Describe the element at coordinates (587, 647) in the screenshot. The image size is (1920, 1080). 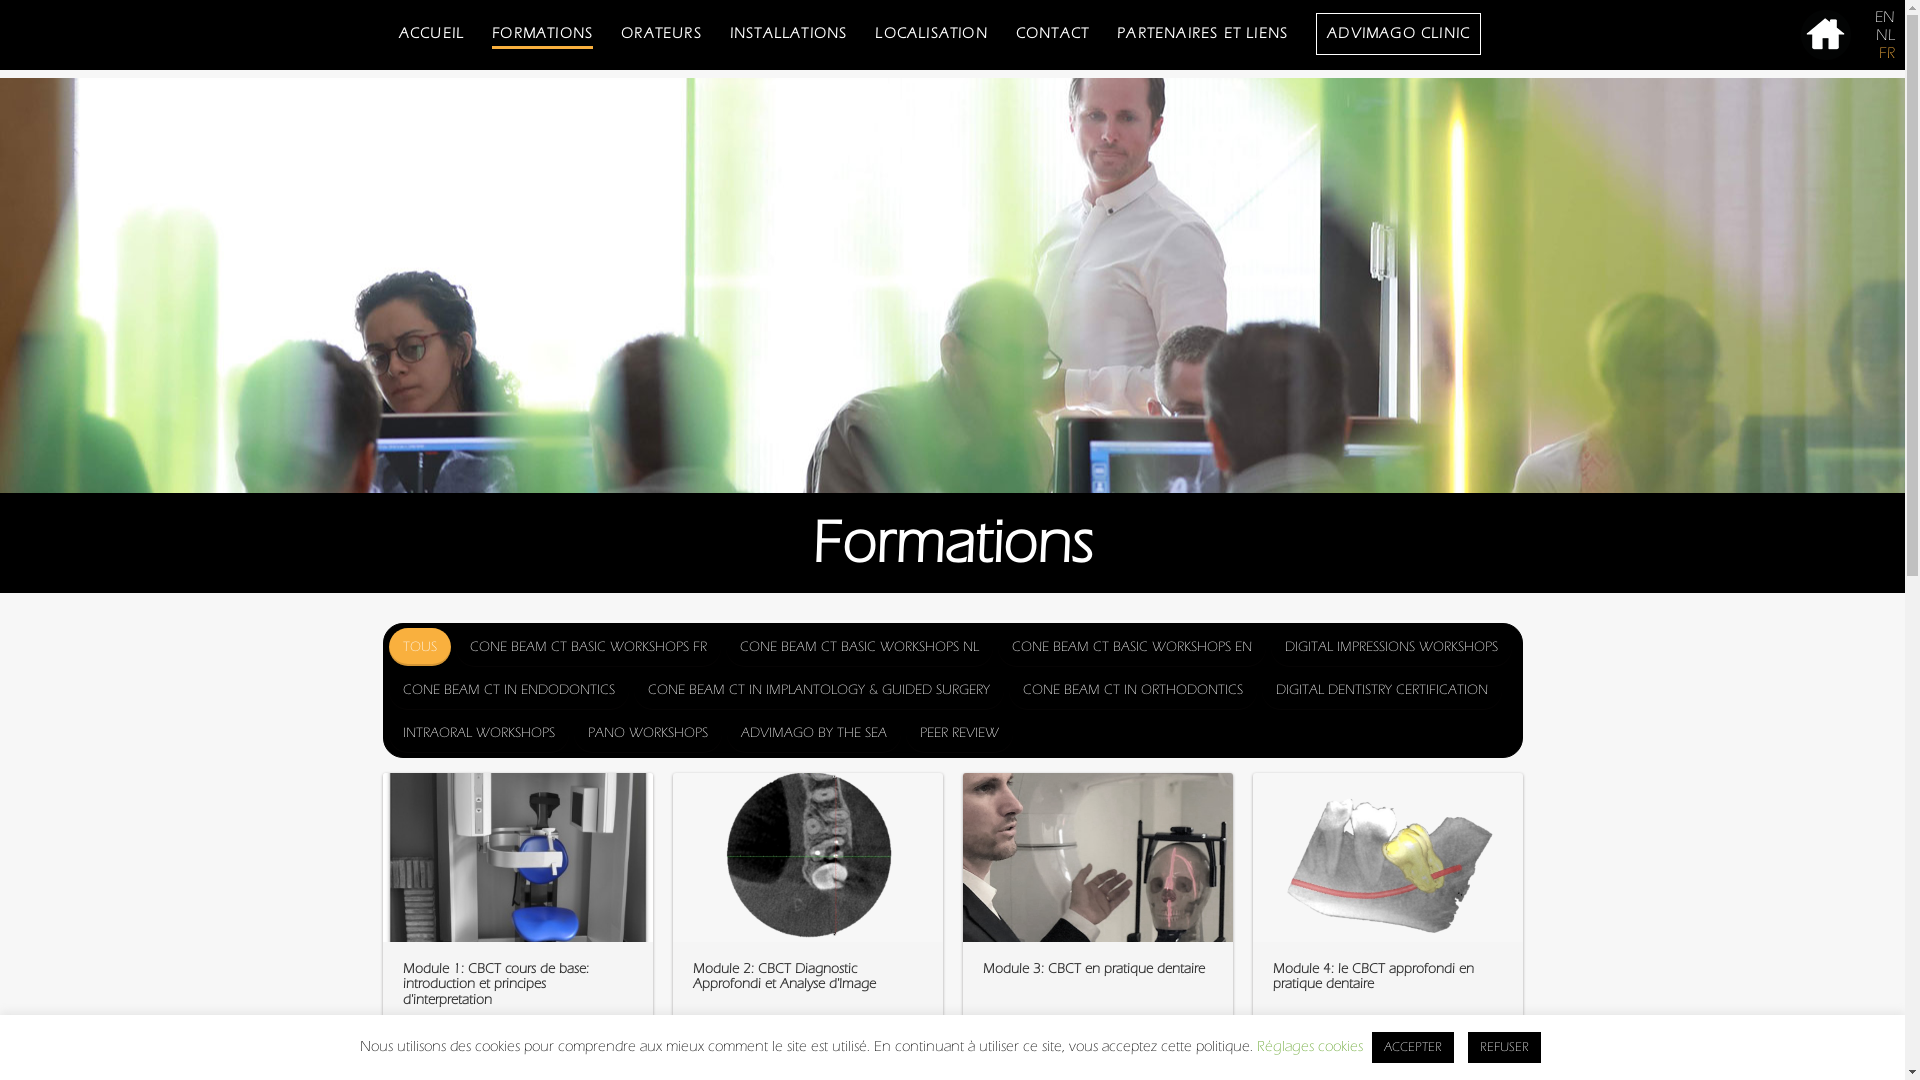
I see `'CONE BEAM CT BASIC WORKSHOPS FR'` at that location.